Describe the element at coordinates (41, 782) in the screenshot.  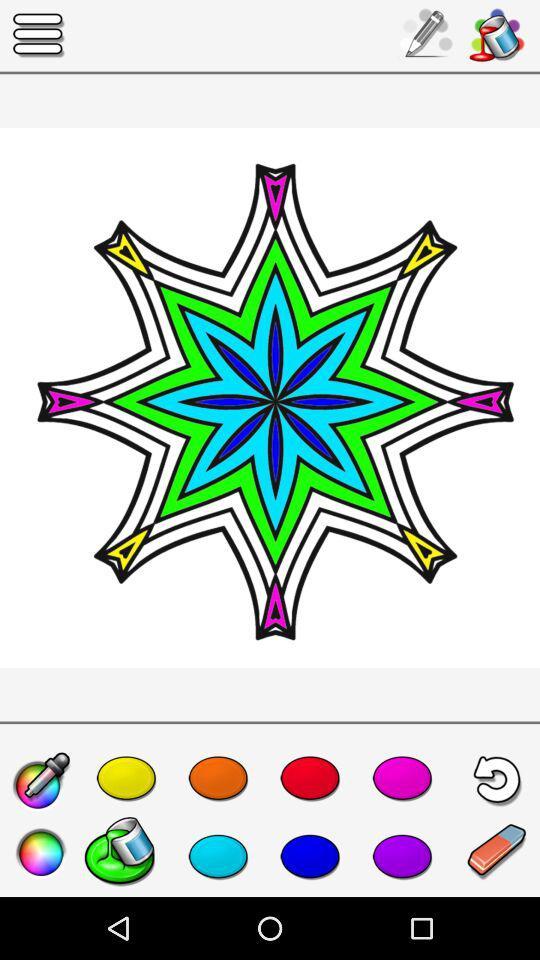
I see `the edit icon` at that location.